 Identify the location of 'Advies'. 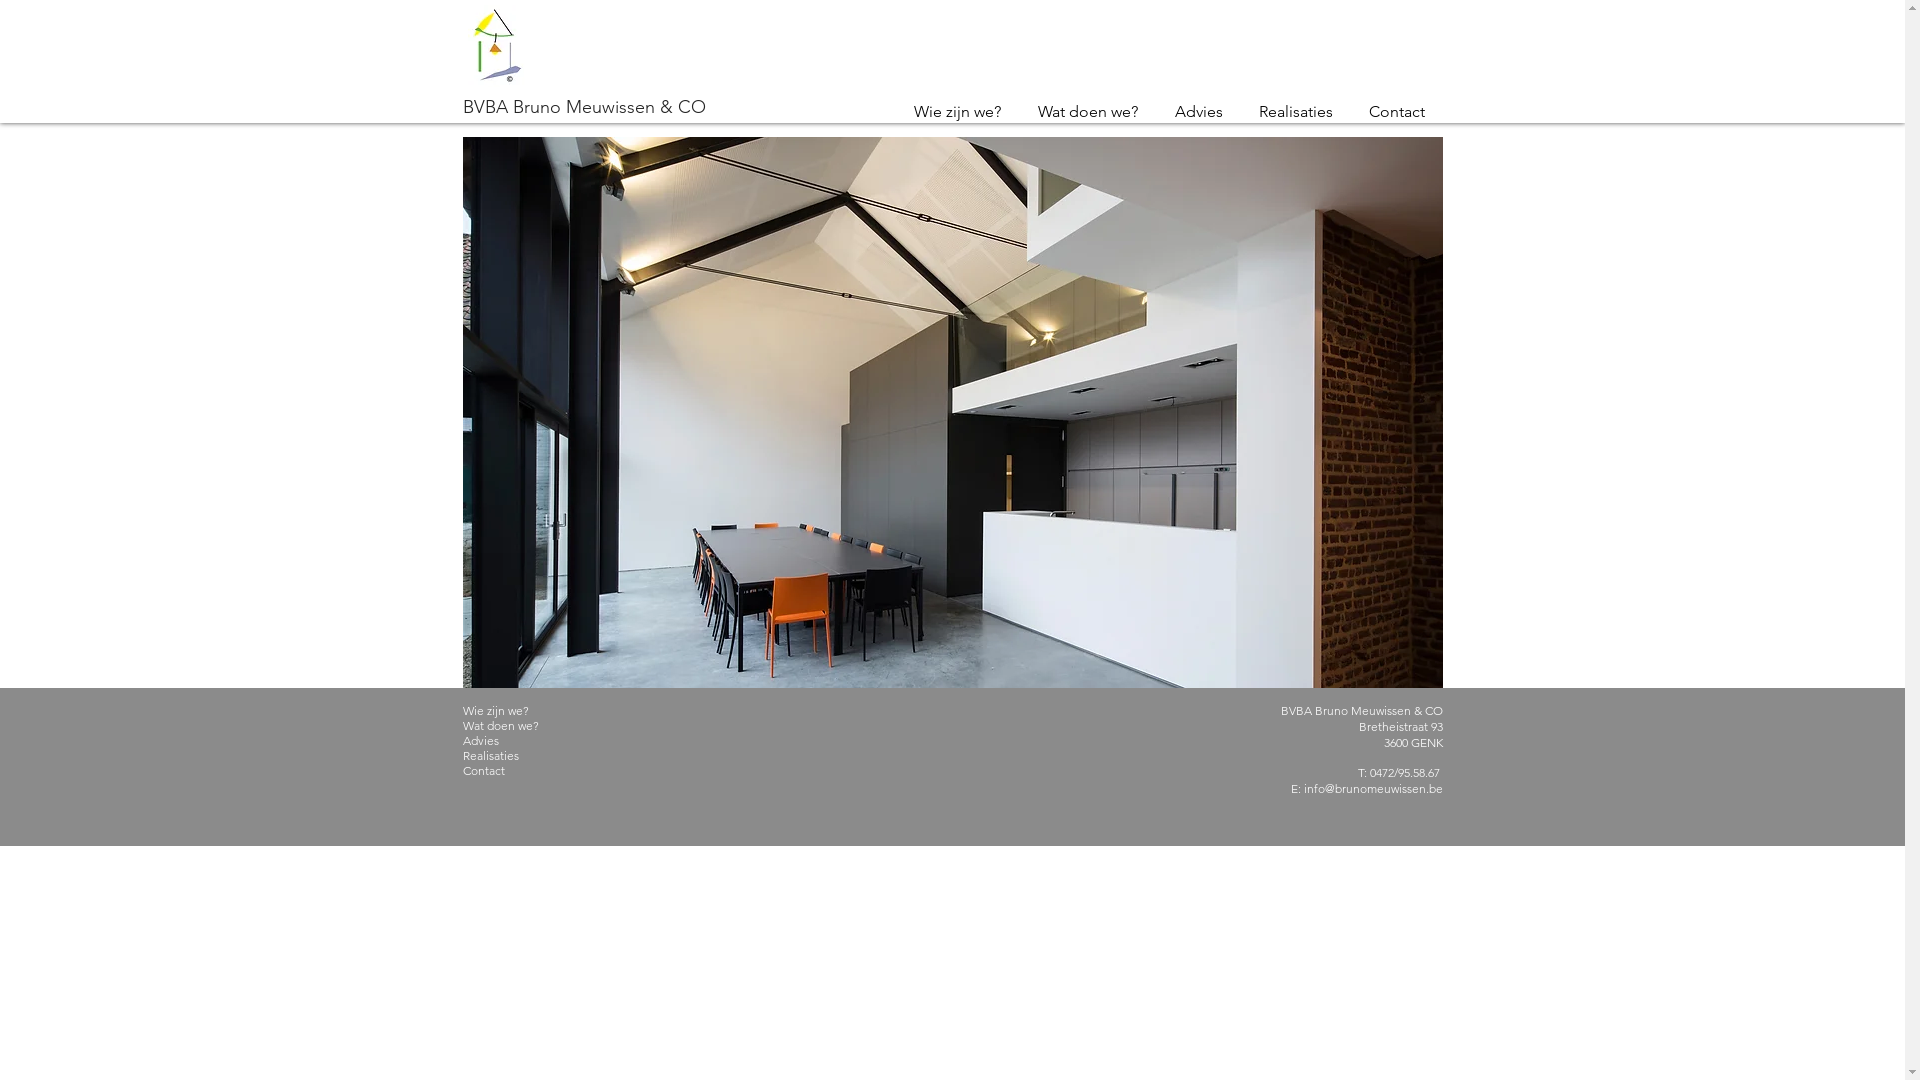
(1198, 111).